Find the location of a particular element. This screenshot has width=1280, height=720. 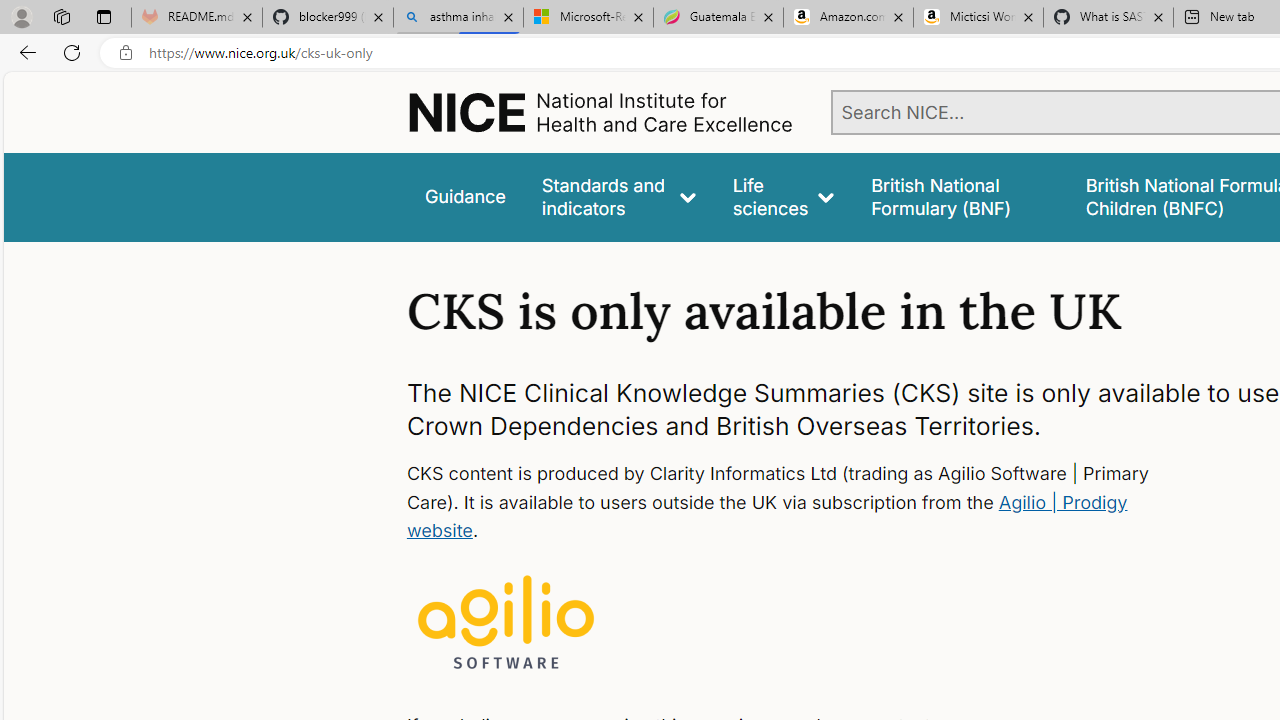

'View site information' is located at coordinates (125, 52).